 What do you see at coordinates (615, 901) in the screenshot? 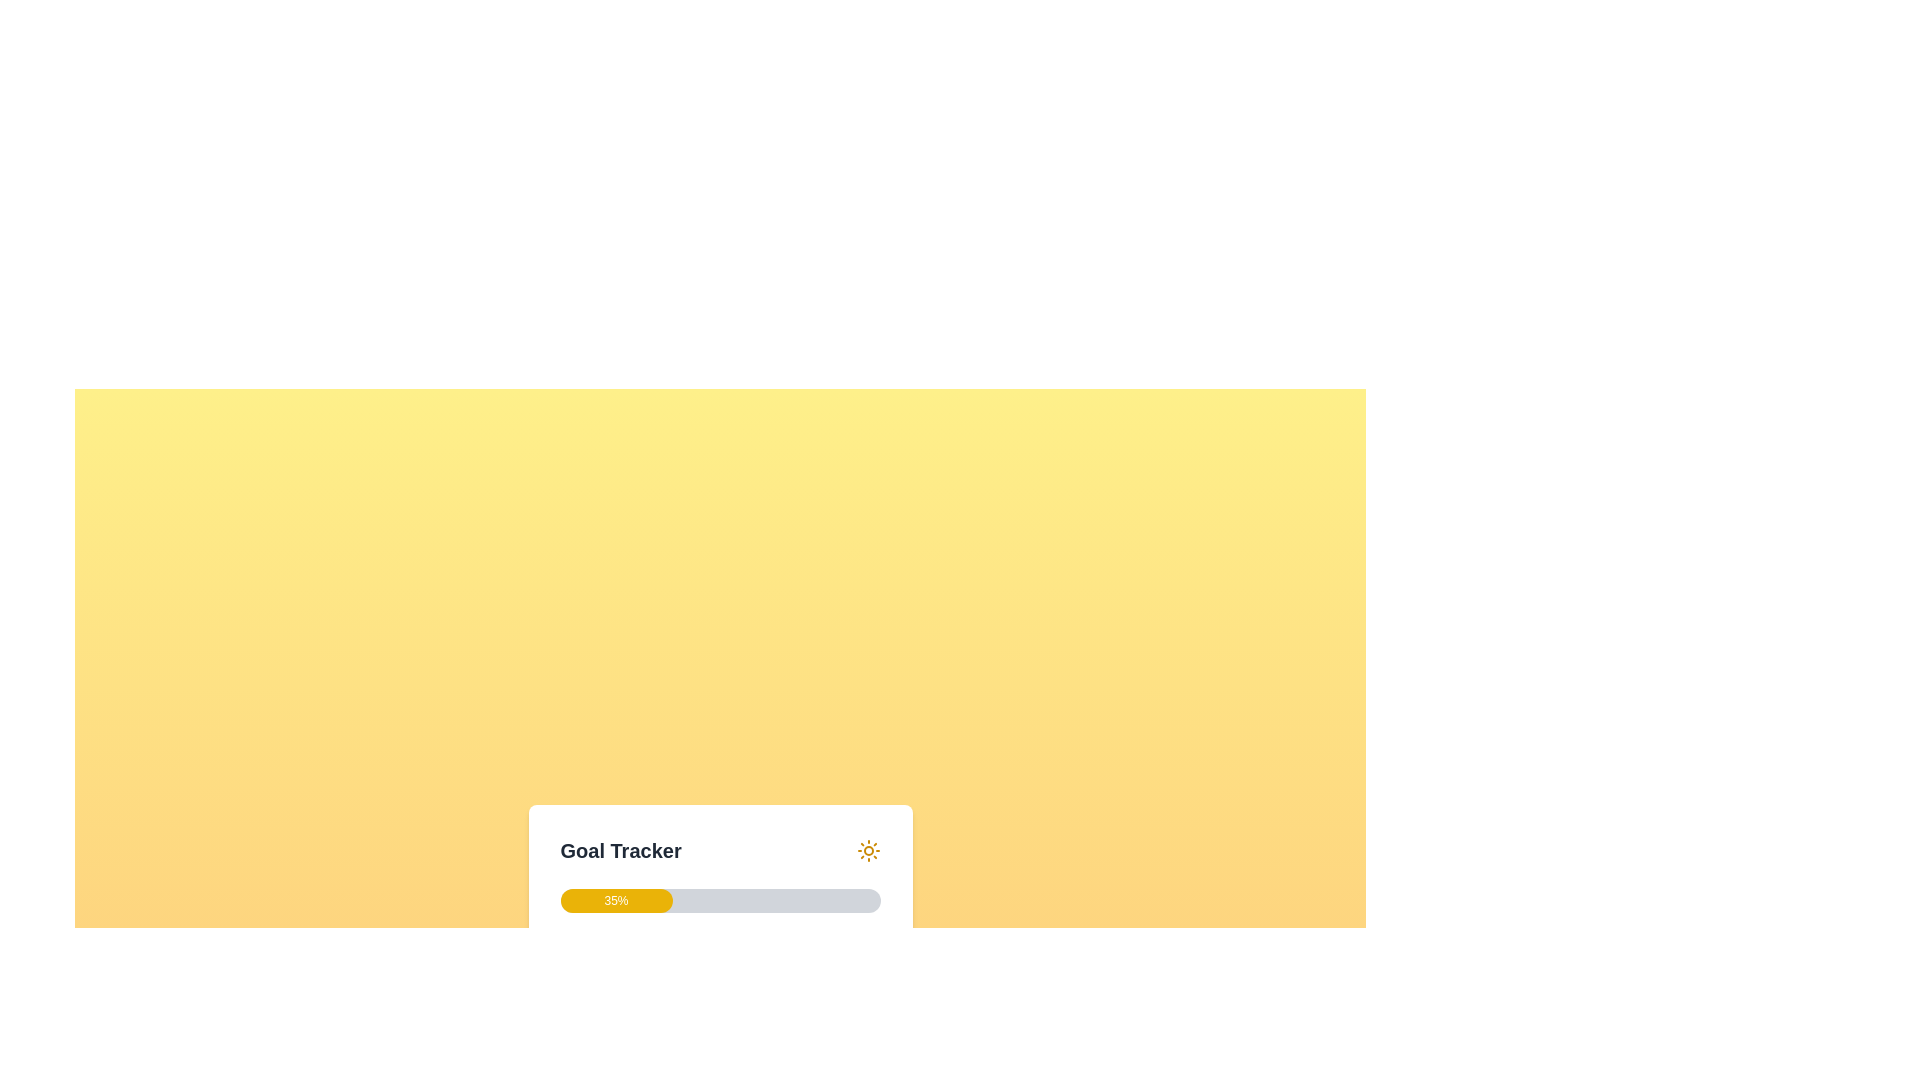
I see `the yellow progress bar segment that displays '35%' in white, located at the bottom-center of the layout` at bounding box center [615, 901].